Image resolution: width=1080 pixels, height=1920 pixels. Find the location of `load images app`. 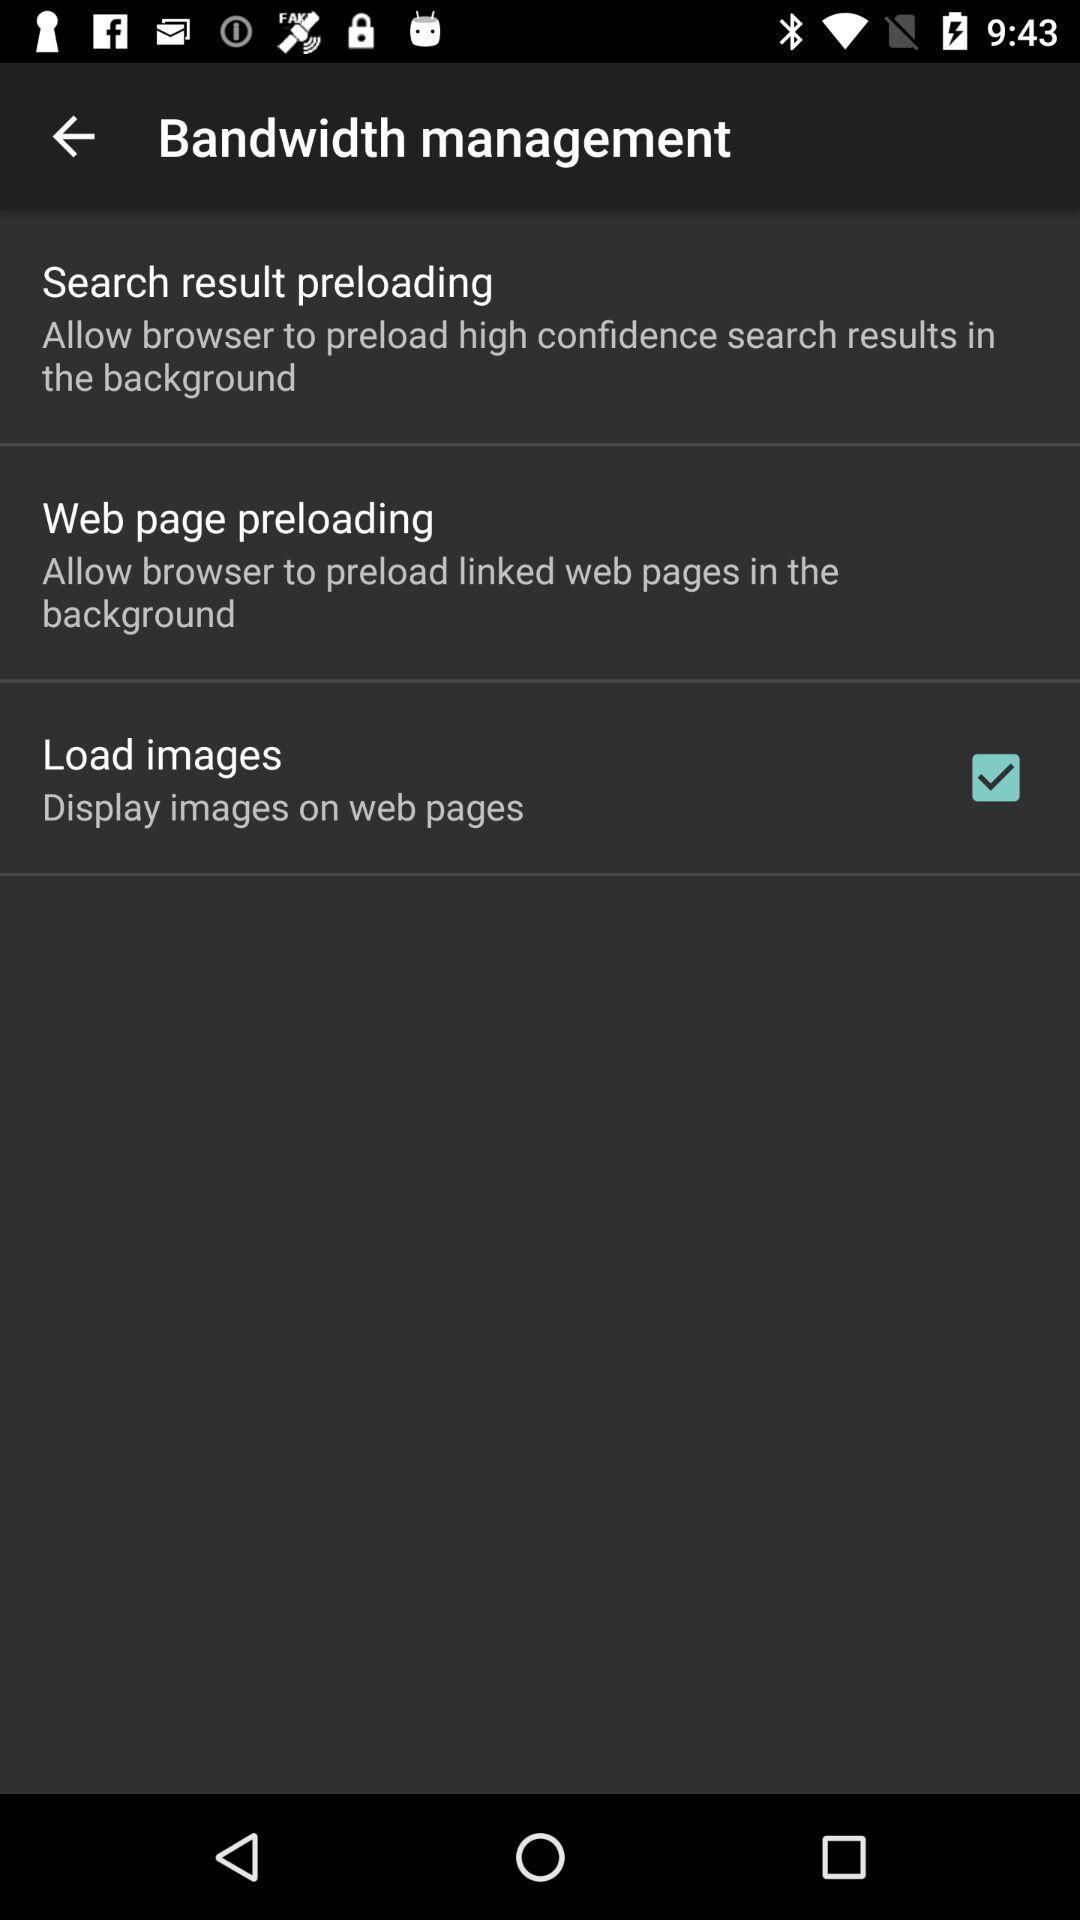

load images app is located at coordinates (161, 752).